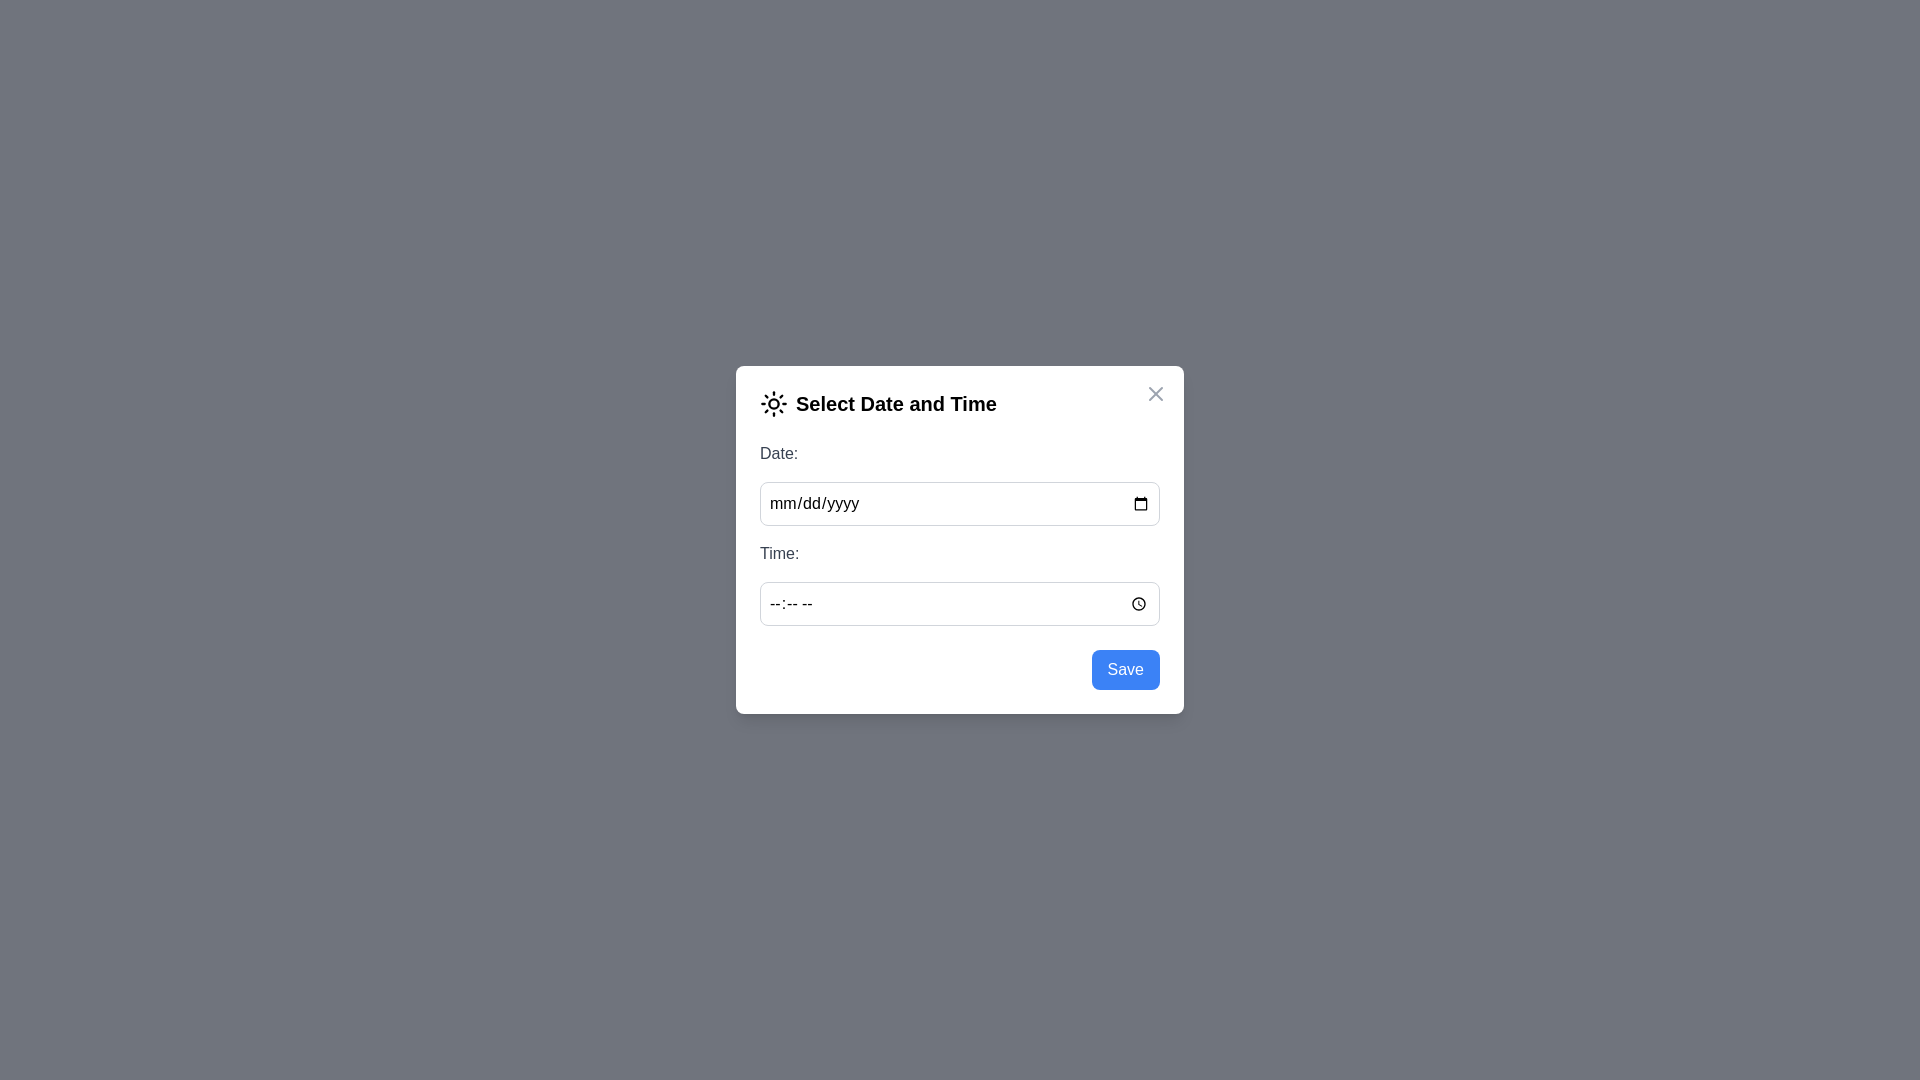 The height and width of the screenshot is (1080, 1920). I want to click on close button to close the dialog box, so click(1156, 393).